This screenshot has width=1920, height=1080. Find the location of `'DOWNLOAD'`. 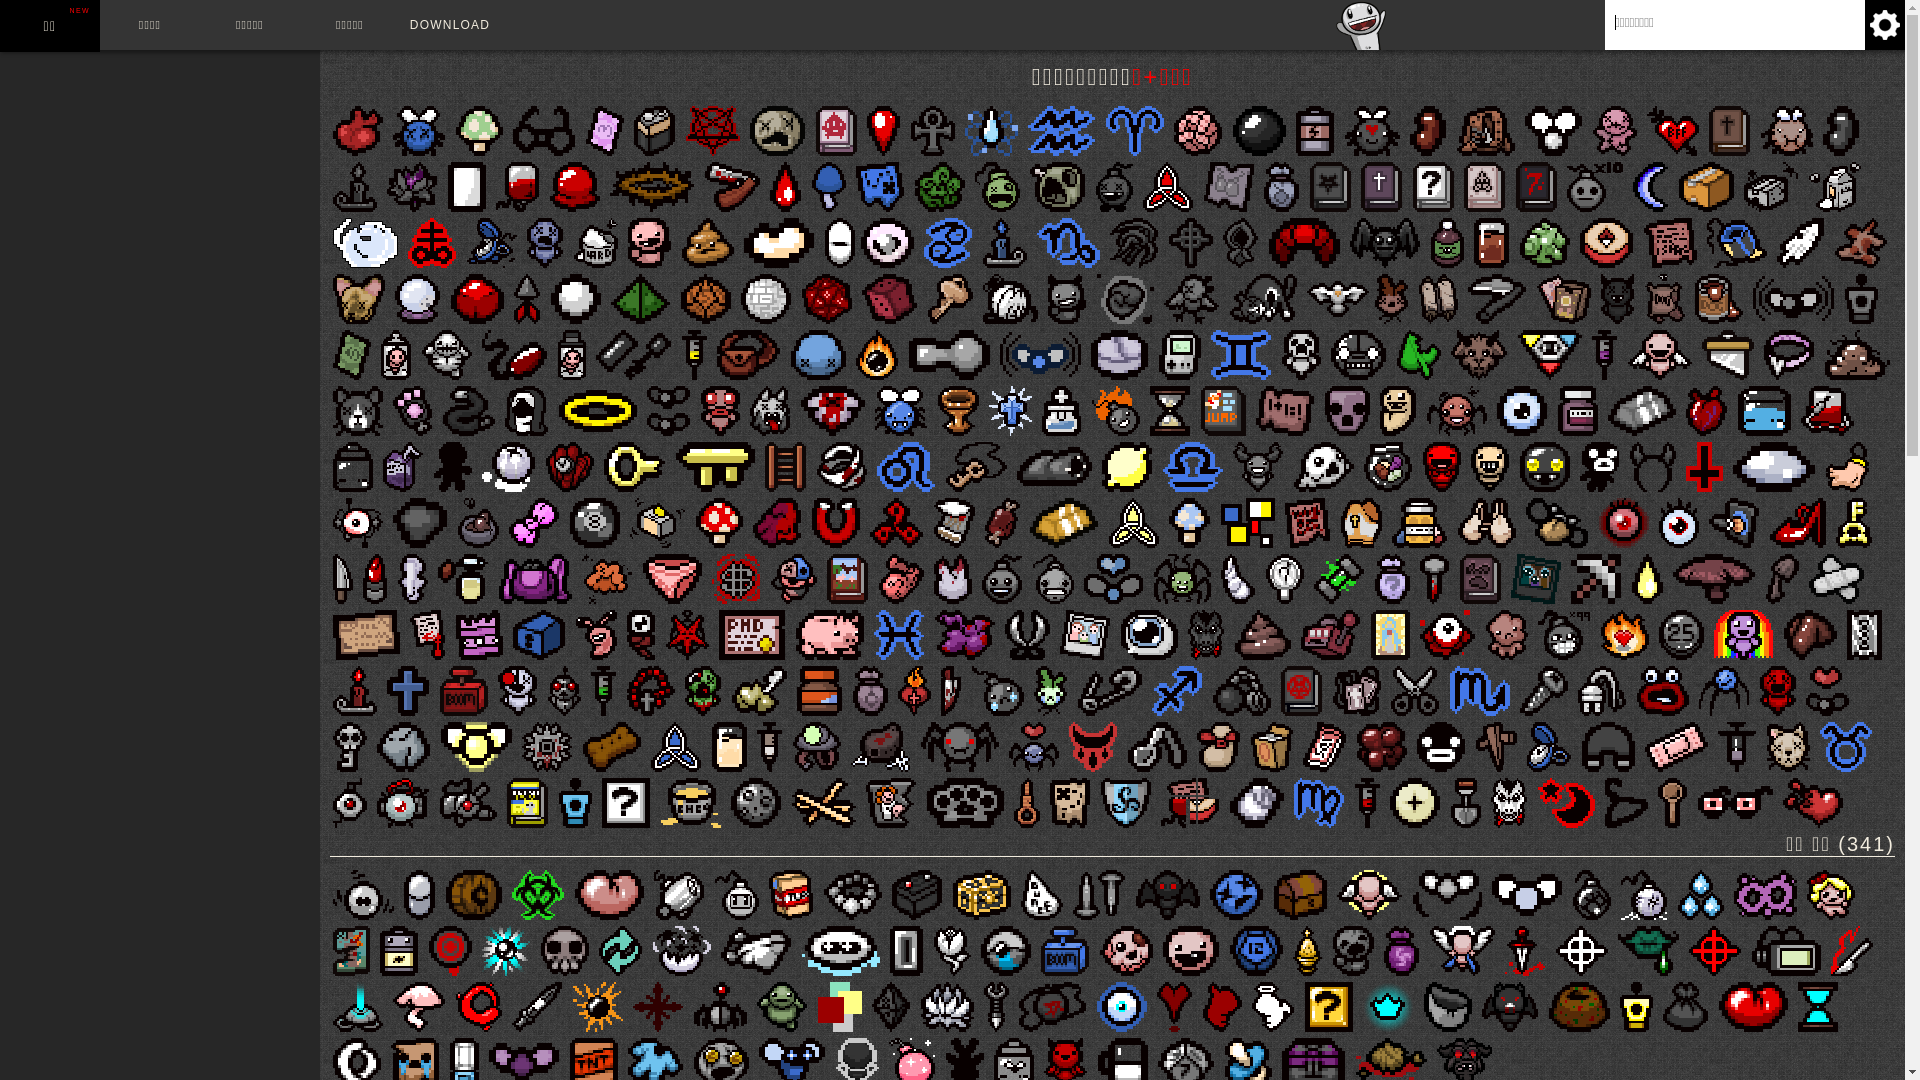

'DOWNLOAD' is located at coordinates (449, 24).